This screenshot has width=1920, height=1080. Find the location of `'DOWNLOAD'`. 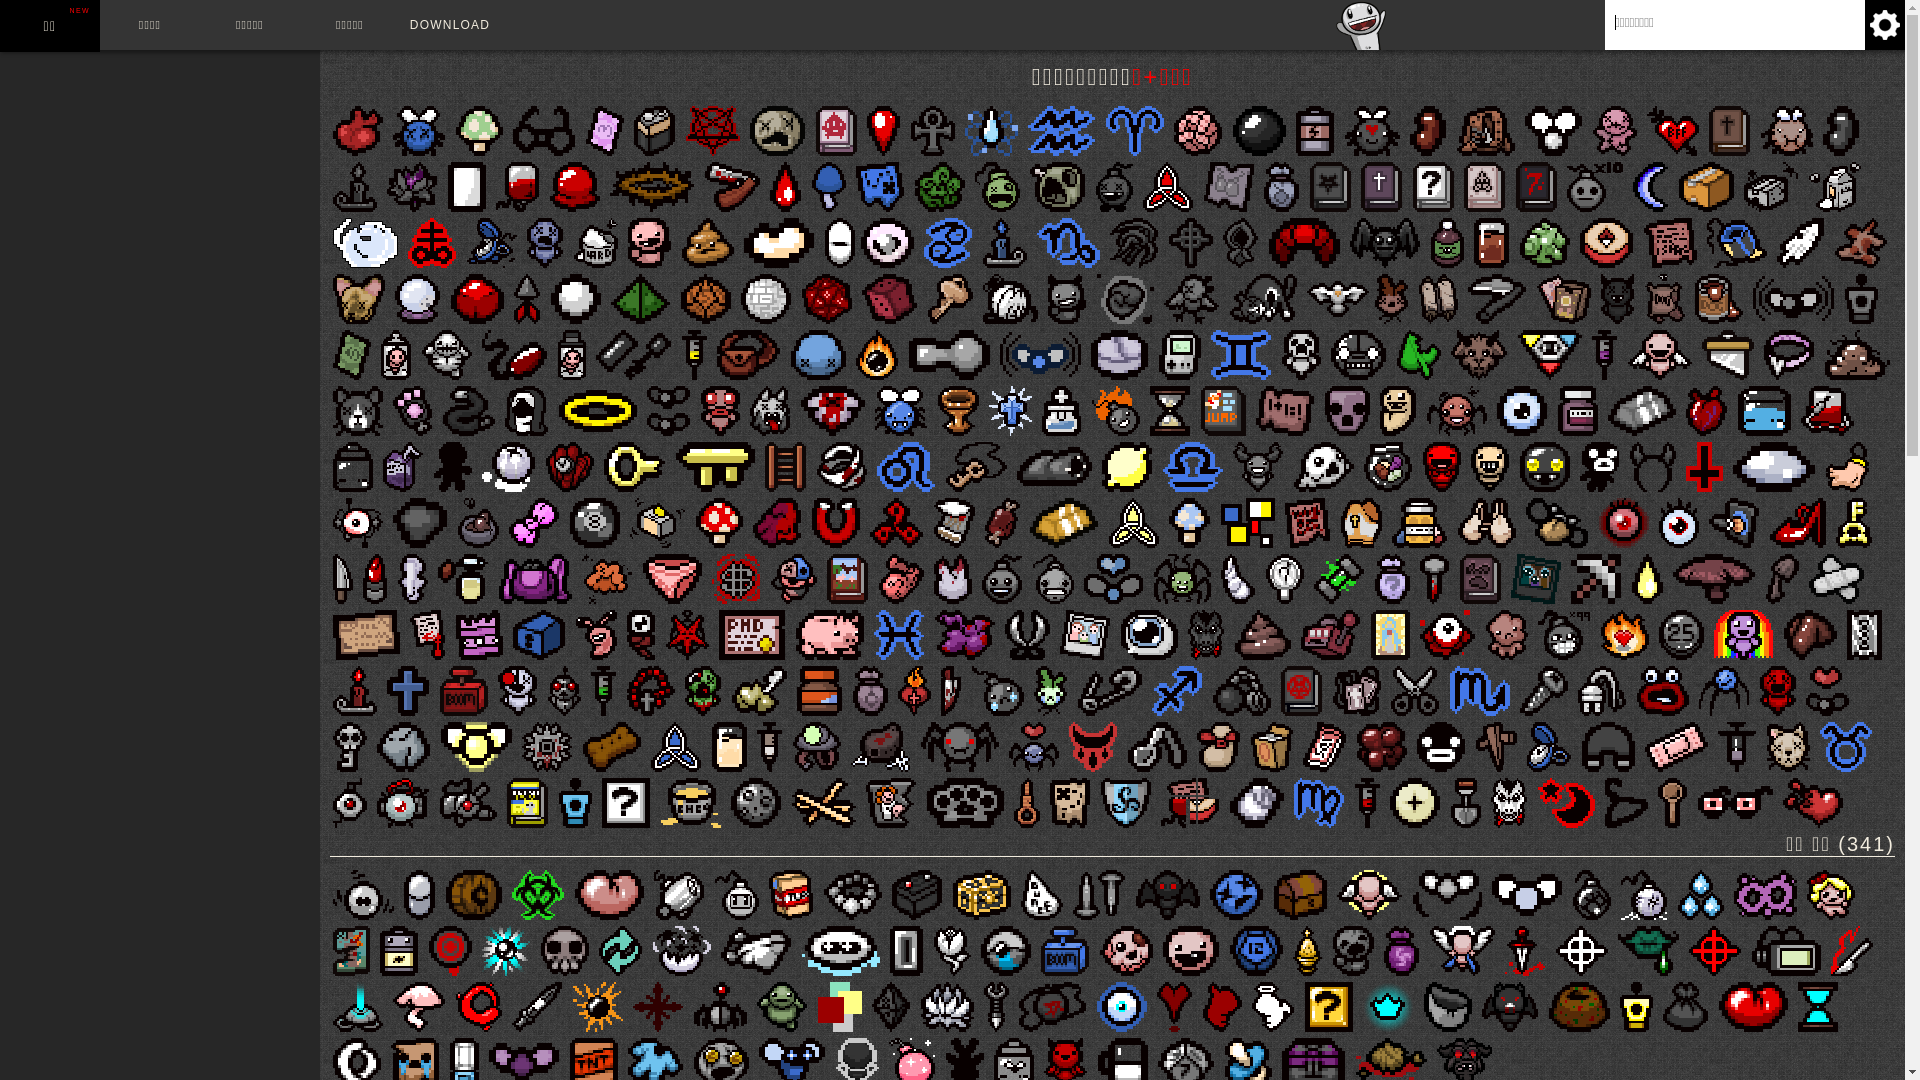

'DOWNLOAD' is located at coordinates (449, 24).